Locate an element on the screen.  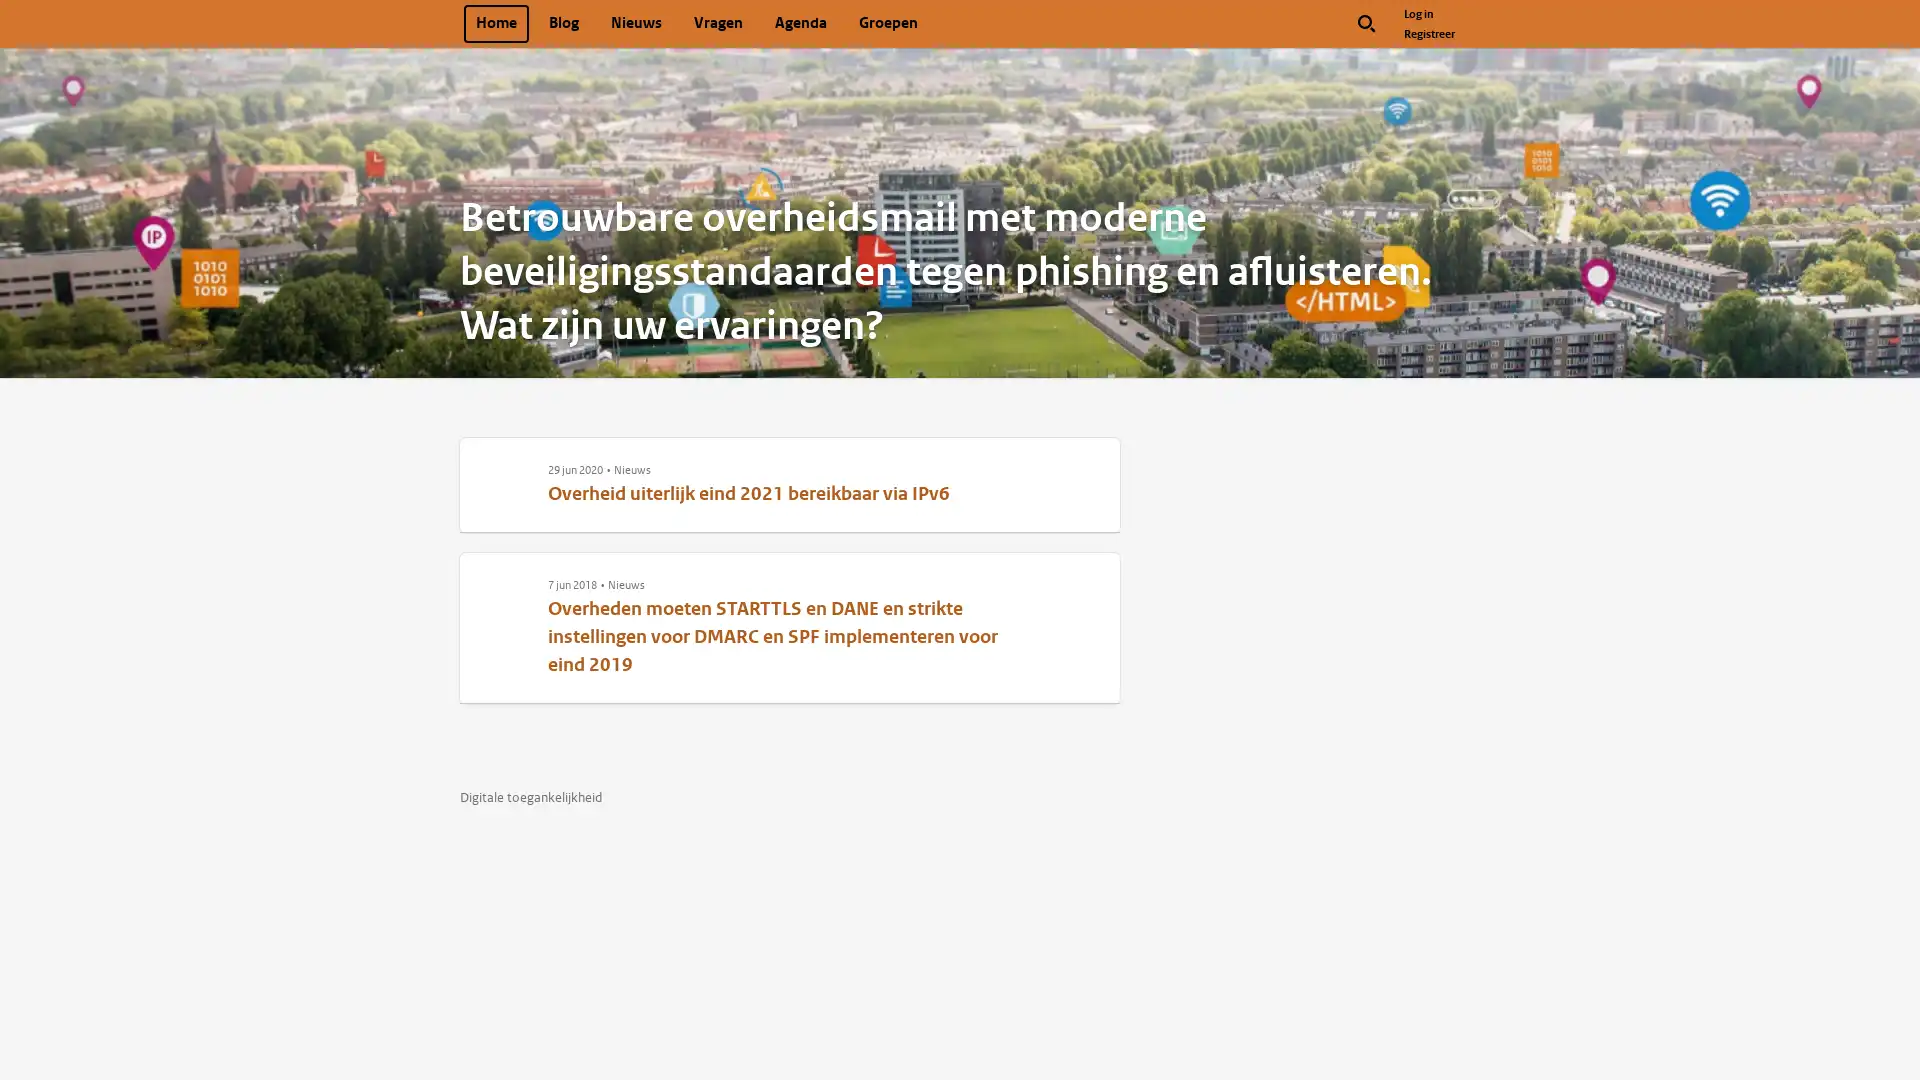
Like is located at coordinates (789, 552).